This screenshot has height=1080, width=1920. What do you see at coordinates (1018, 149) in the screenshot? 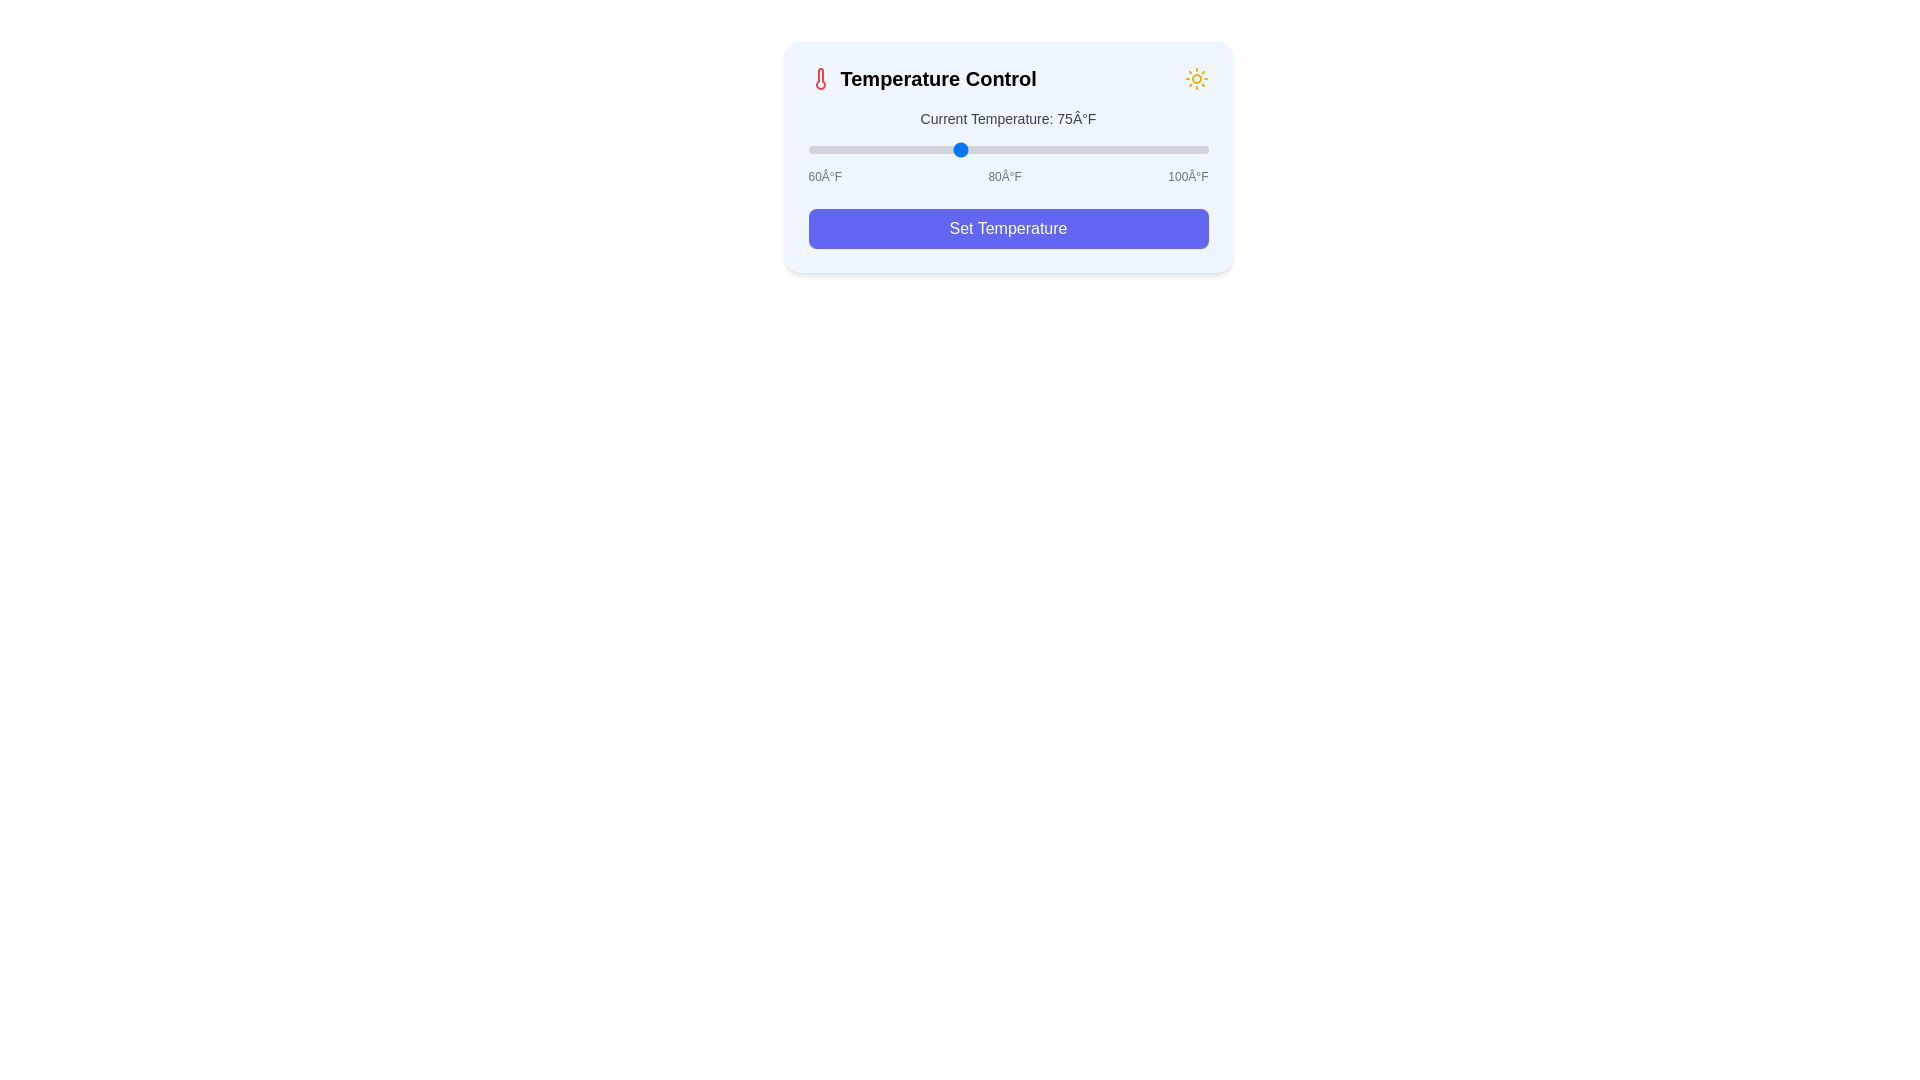
I see `the temperature` at bounding box center [1018, 149].